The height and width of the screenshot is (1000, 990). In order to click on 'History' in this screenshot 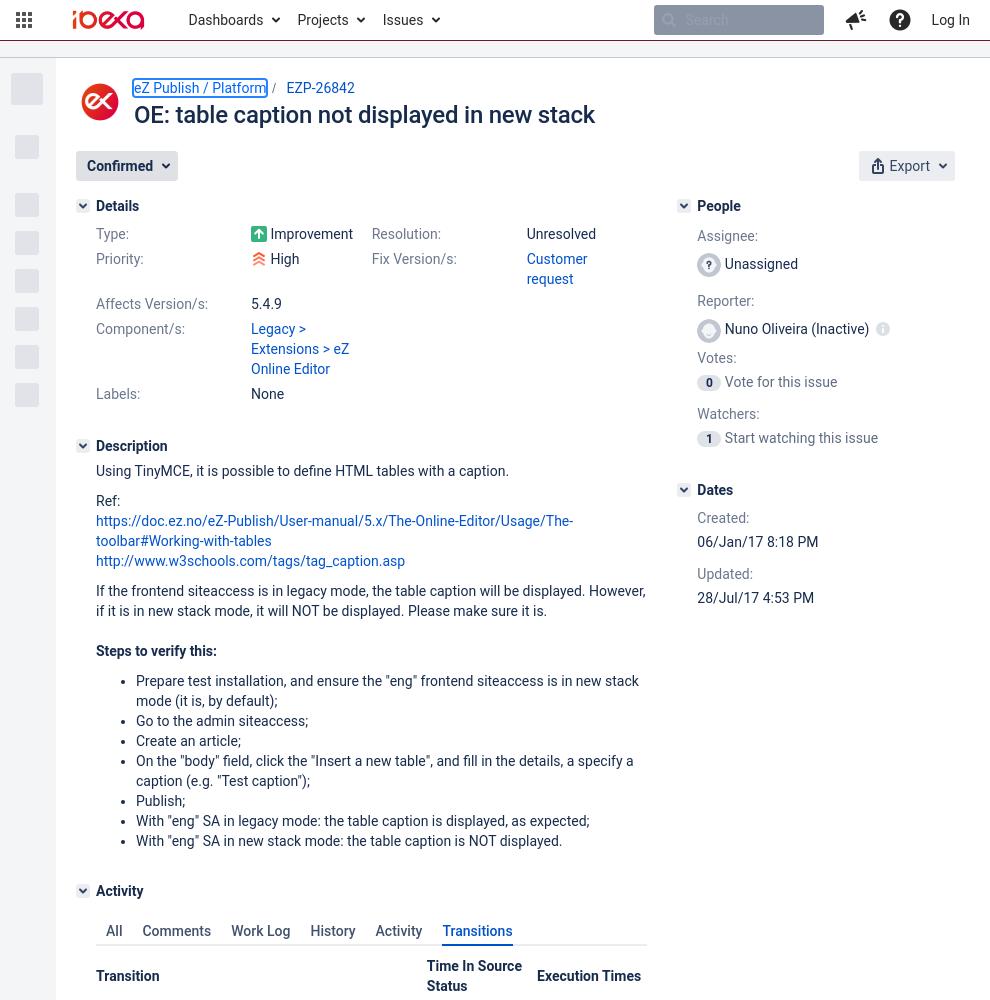, I will do `click(331, 931)`.